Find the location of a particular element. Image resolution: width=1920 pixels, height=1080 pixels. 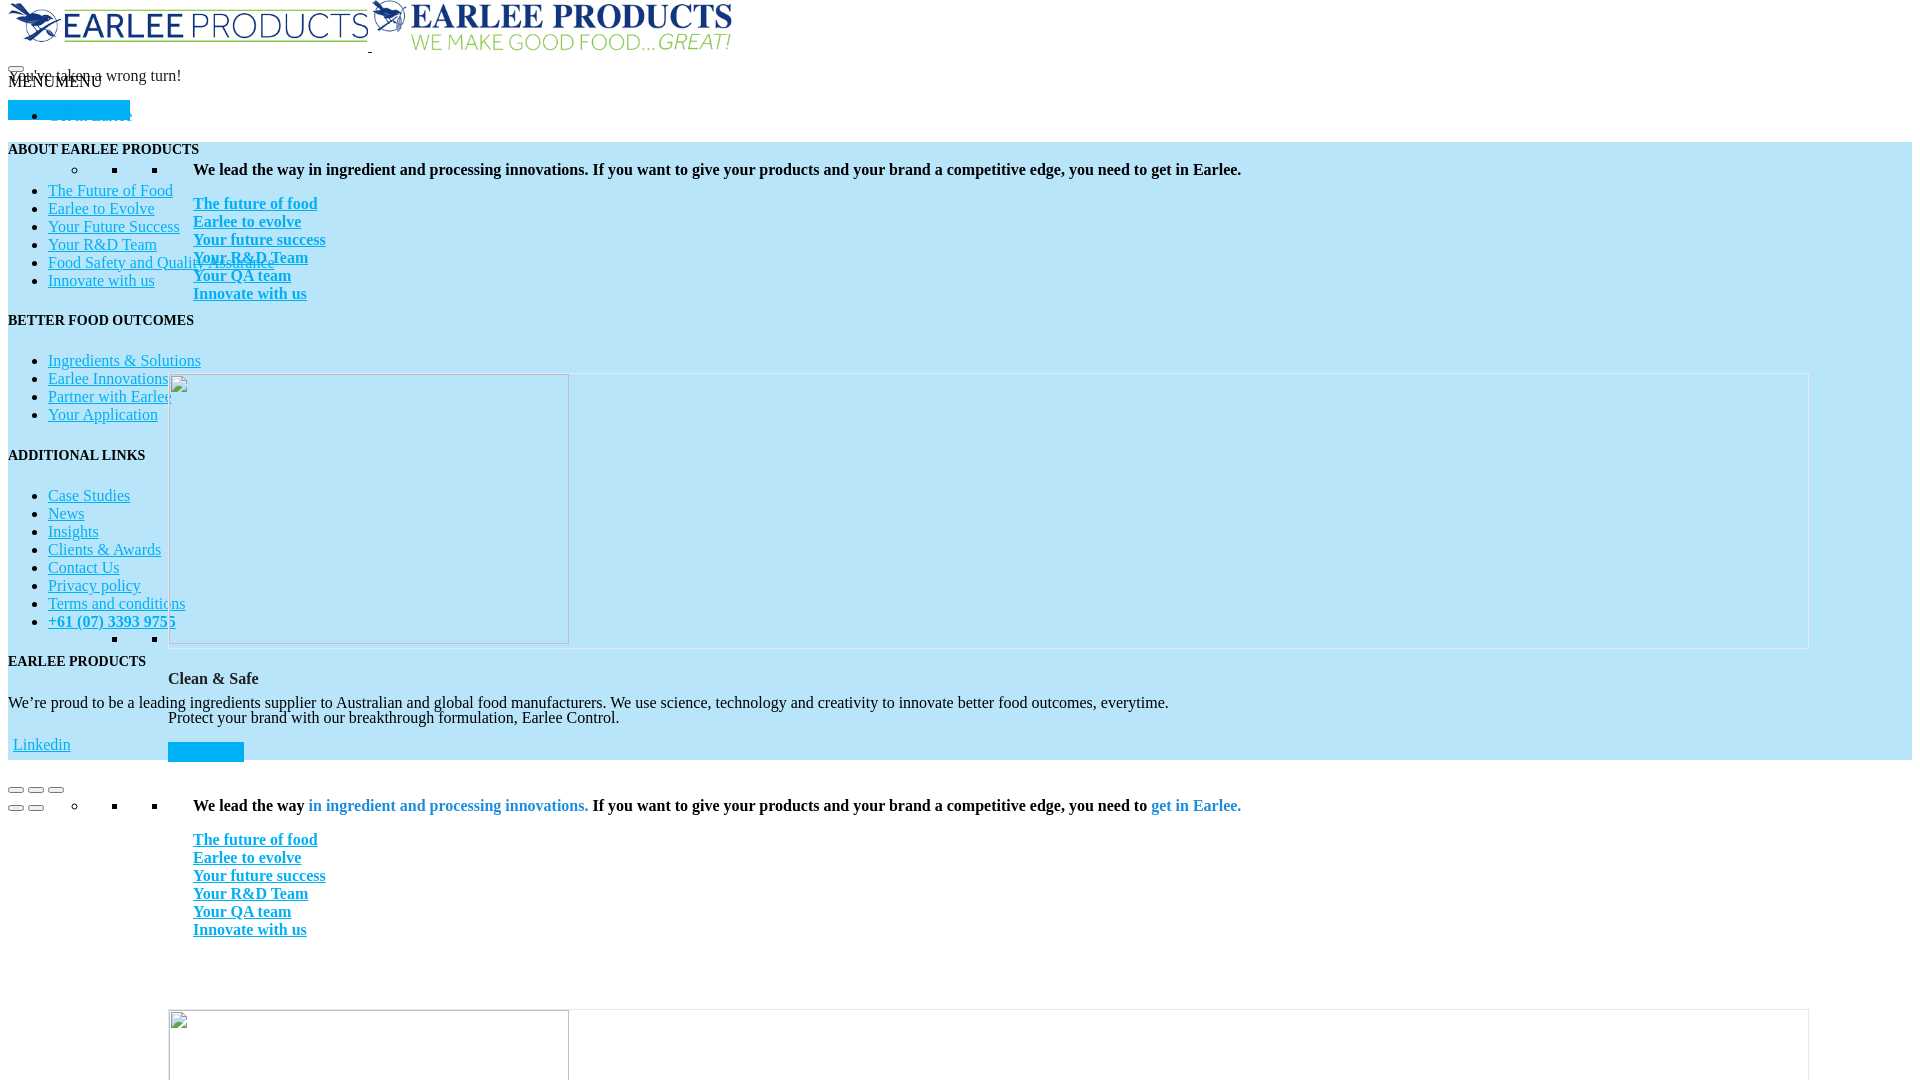

'Zoom in/out' is located at coordinates (48, 789).